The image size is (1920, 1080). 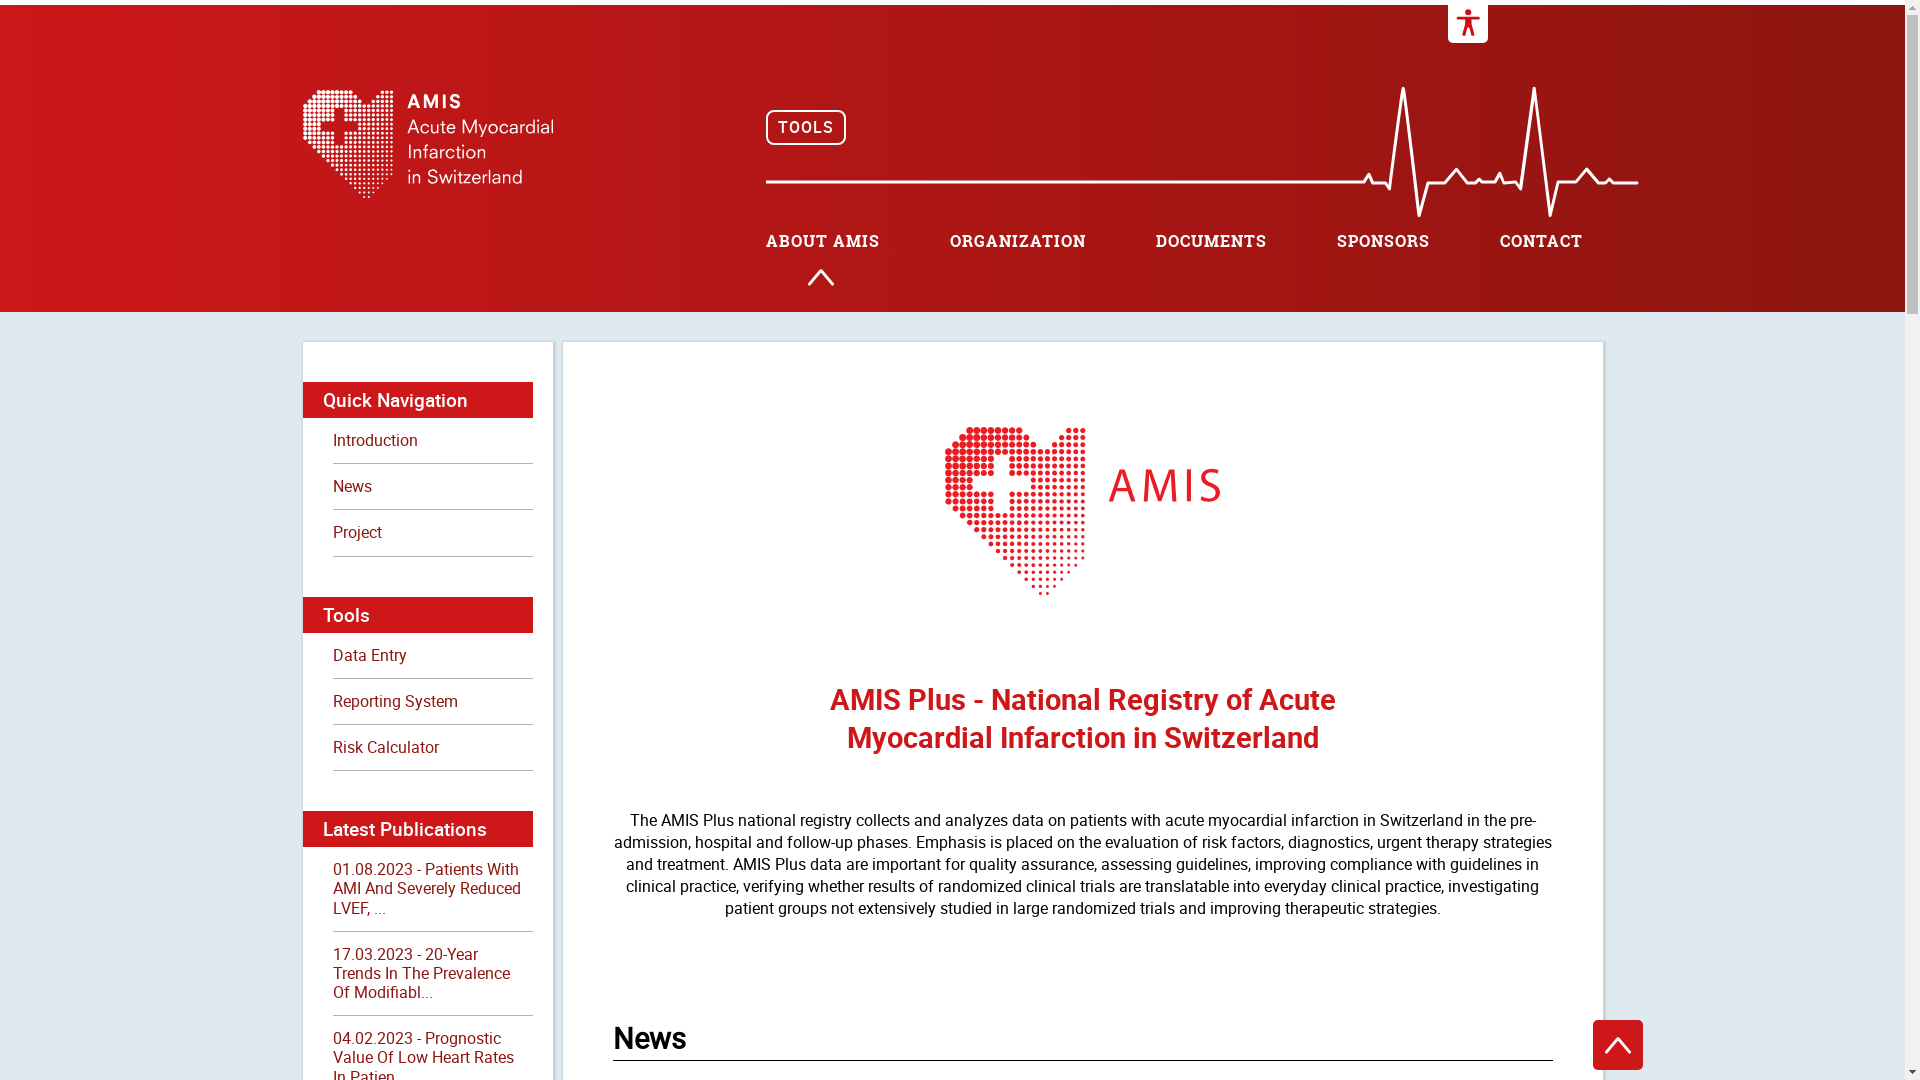 I want to click on 'Introduction', so click(x=431, y=439).